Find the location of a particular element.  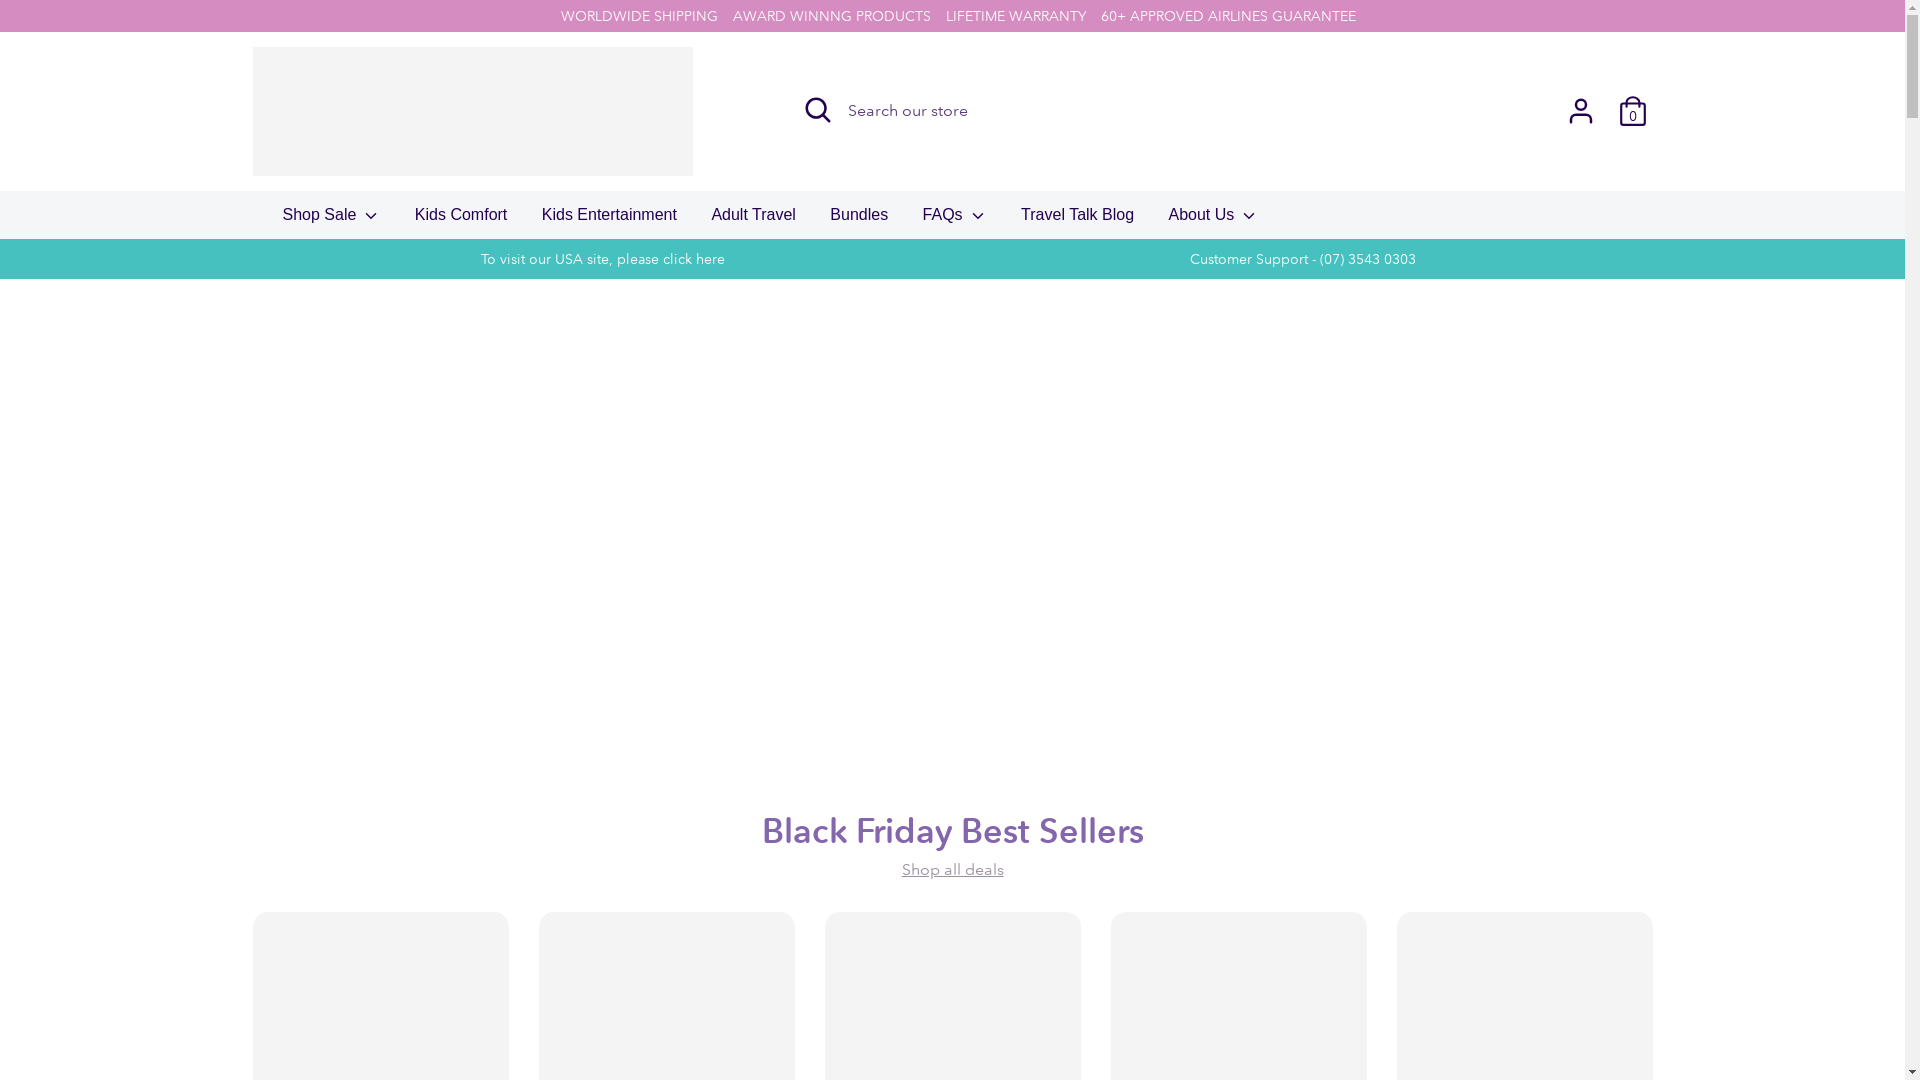

'Shop Sale' is located at coordinates (267, 220).